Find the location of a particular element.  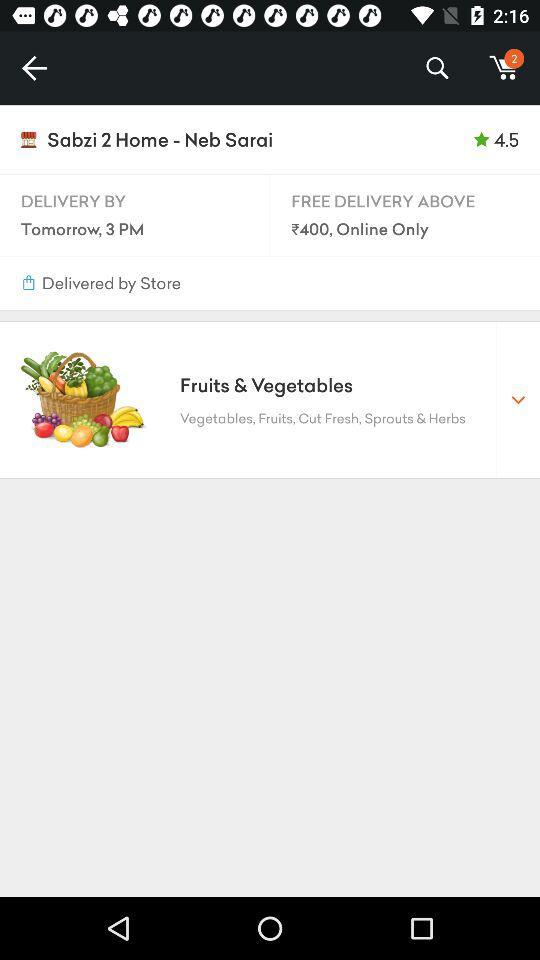

the item to the right of the % is located at coordinates (503, 68).